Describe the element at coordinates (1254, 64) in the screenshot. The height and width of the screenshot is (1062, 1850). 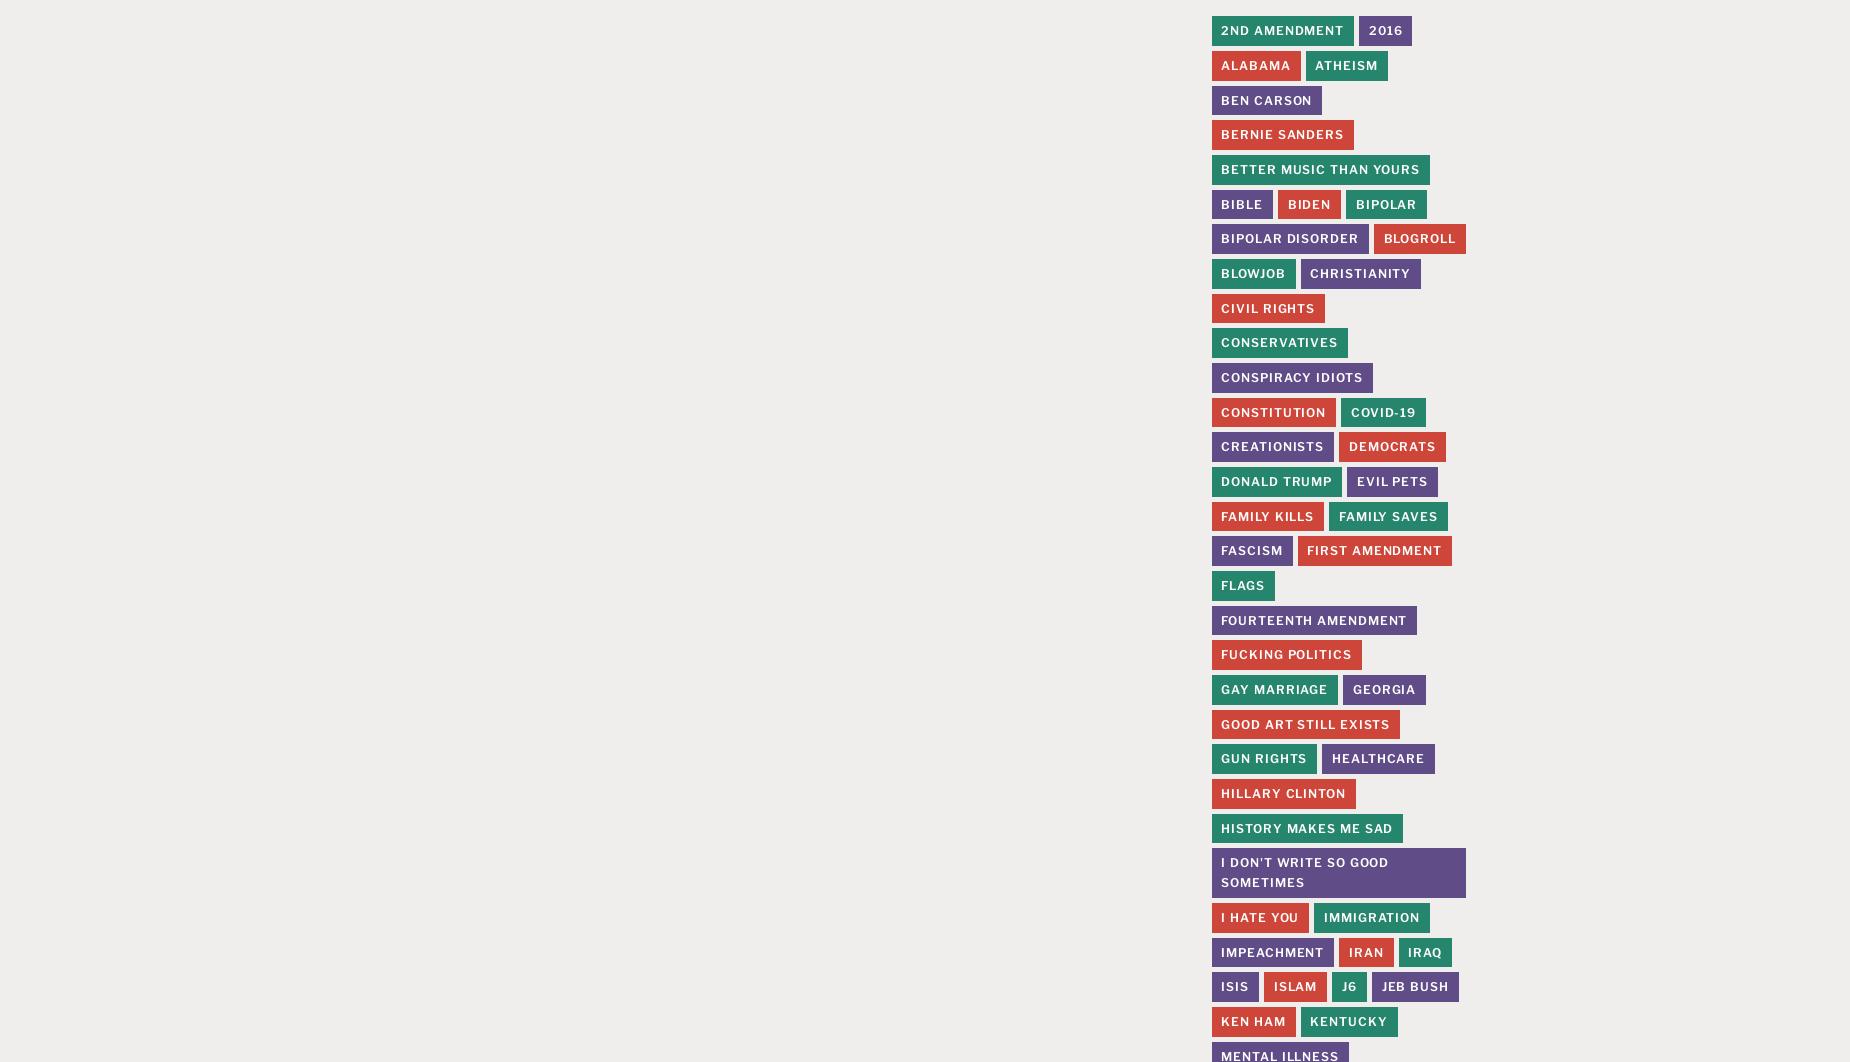
I see `'Alabama'` at that location.